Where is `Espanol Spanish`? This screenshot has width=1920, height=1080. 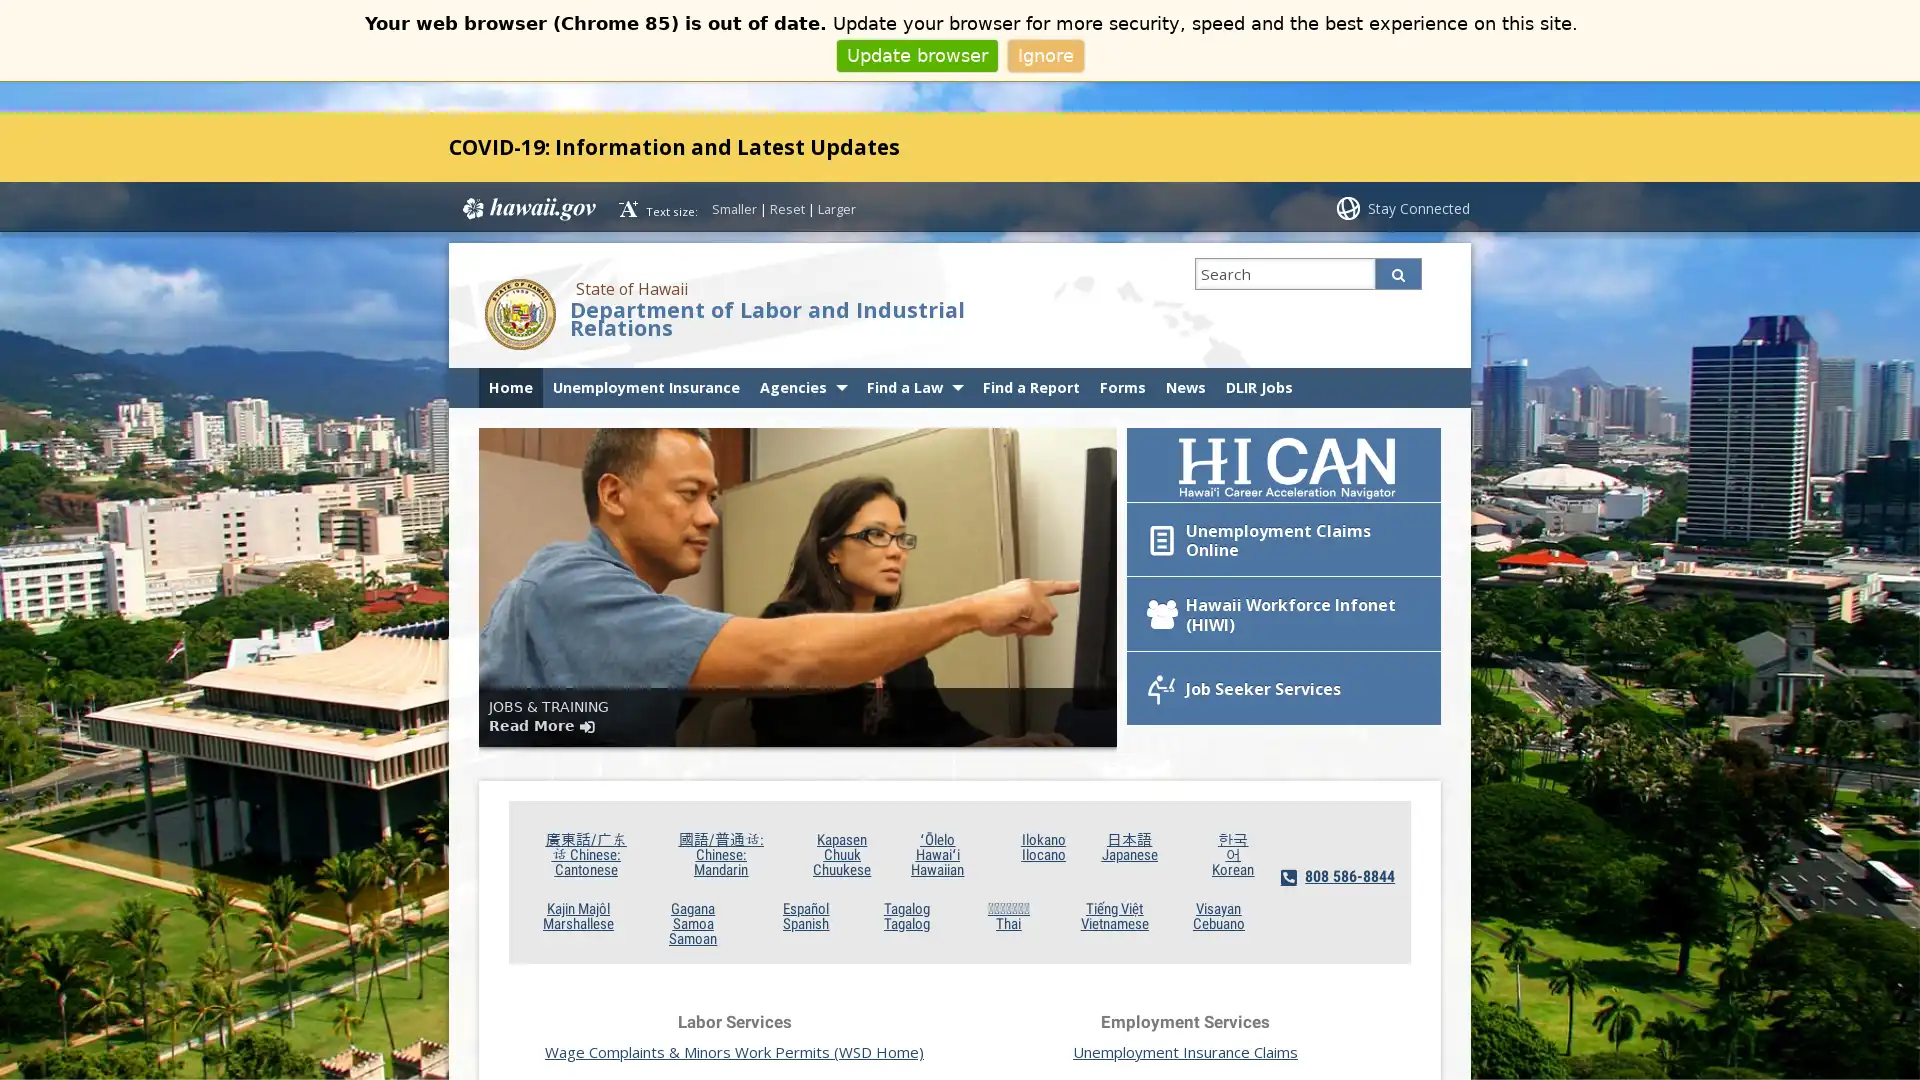 Espanol Spanish is located at coordinates (806, 925).